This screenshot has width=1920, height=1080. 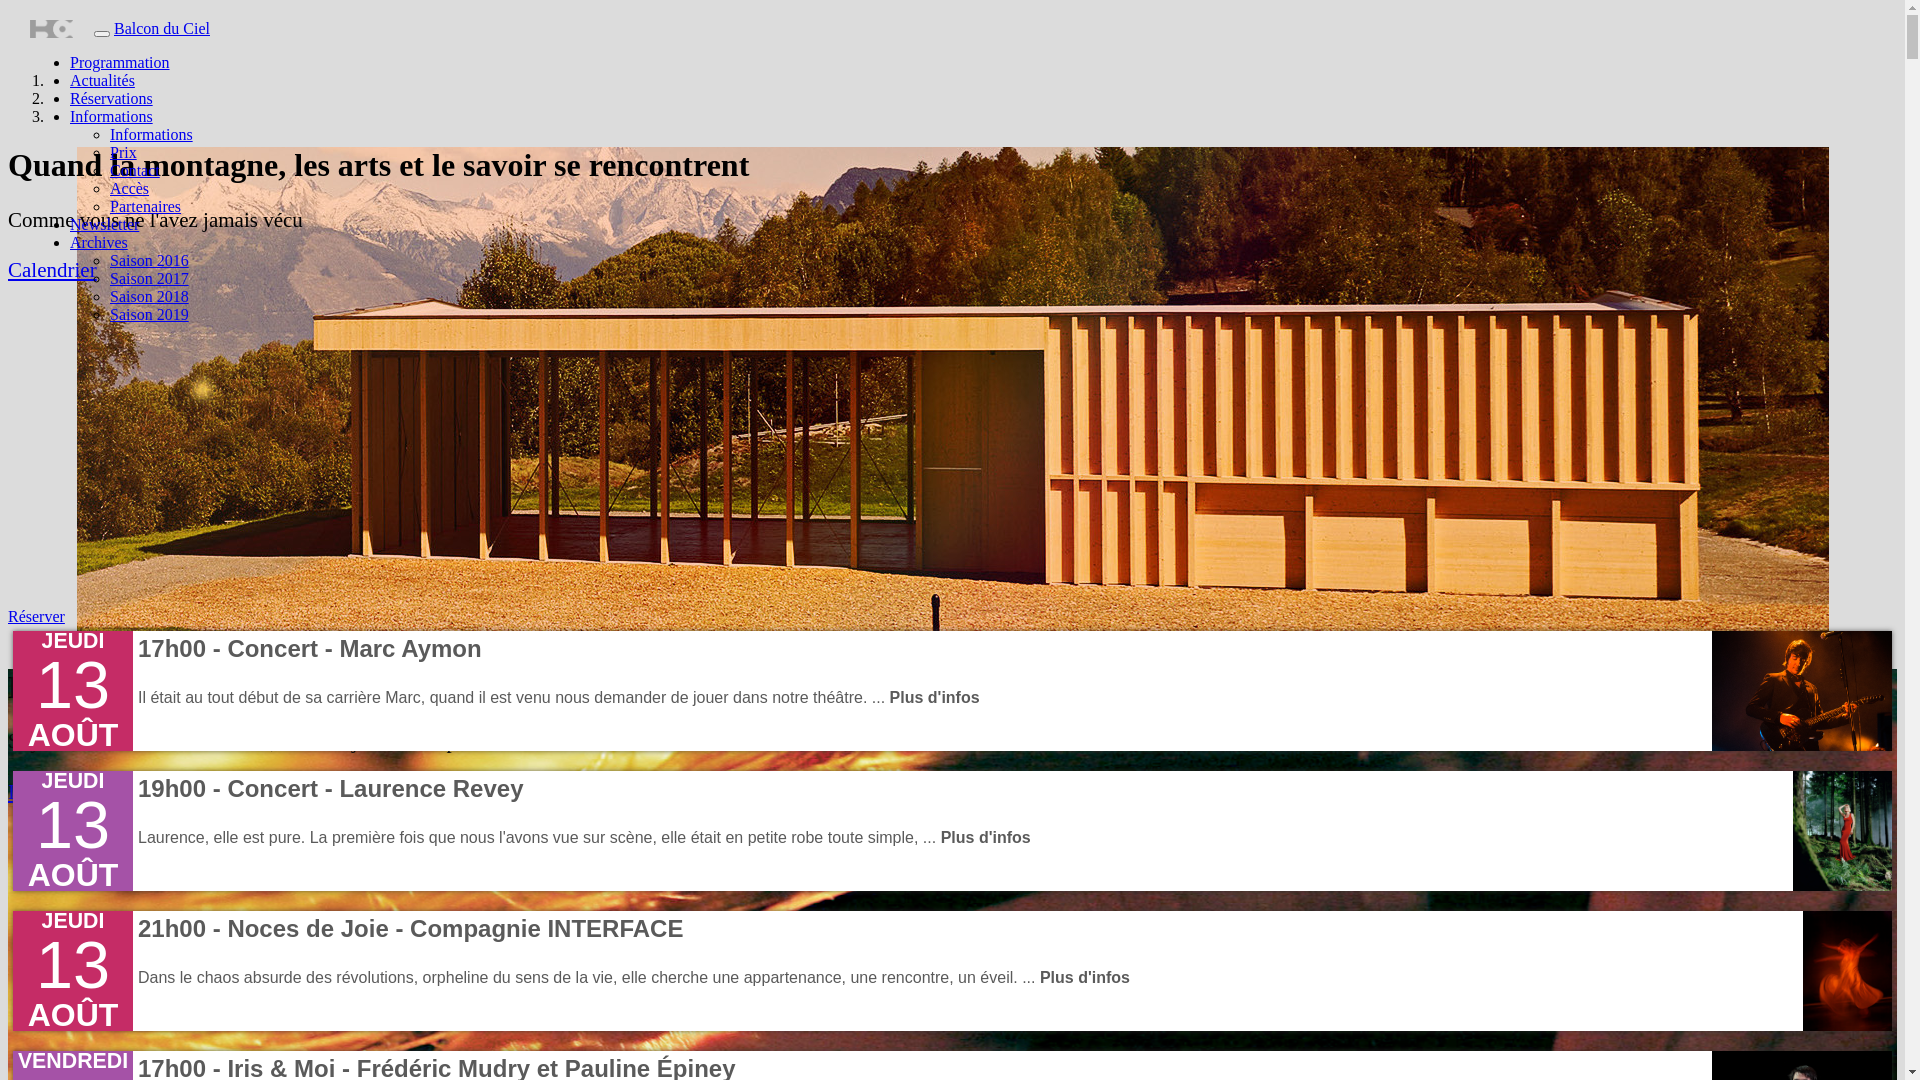 I want to click on 'Programmation', so click(x=119, y=61).